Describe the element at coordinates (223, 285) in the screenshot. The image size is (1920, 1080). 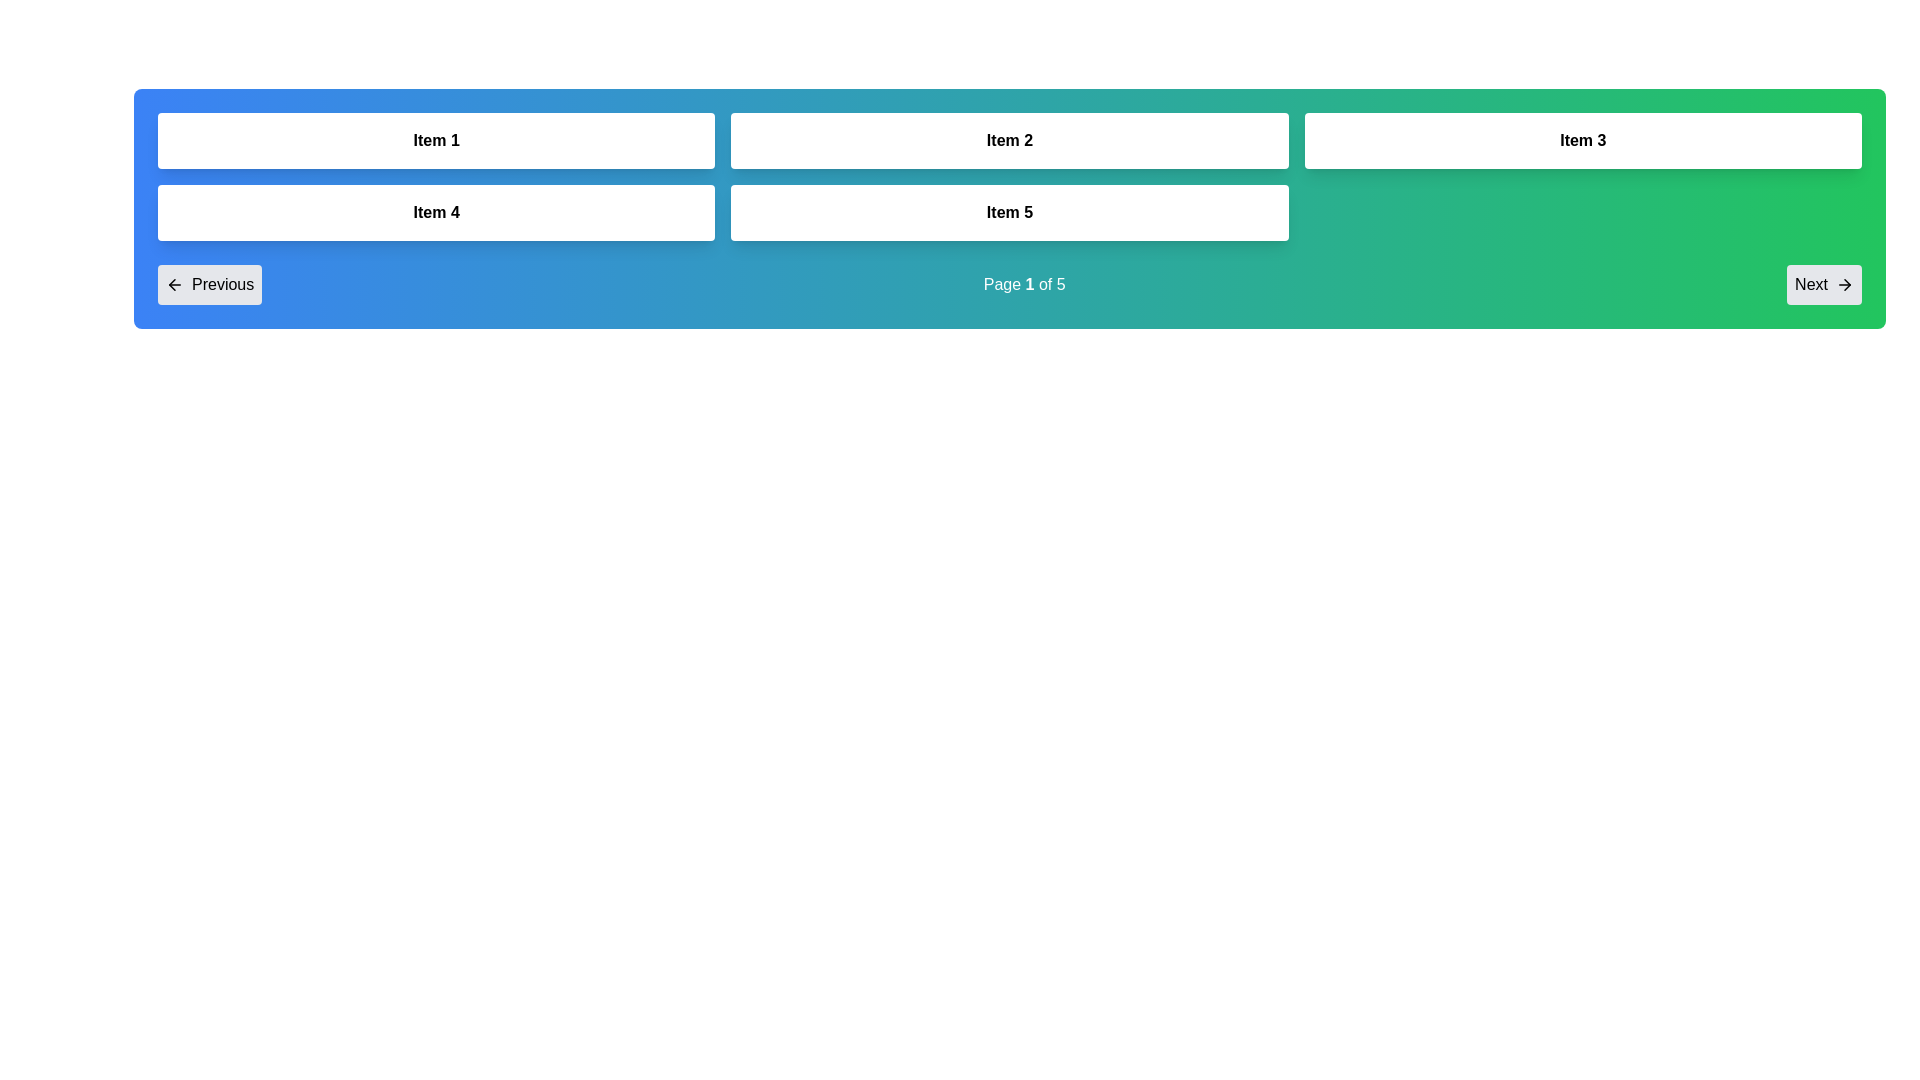
I see `the 'Previous' label, which is part of a composite button element located at the bottom-left corner of the interface, adjacent to a leftwards pointing arrow icon` at that location.